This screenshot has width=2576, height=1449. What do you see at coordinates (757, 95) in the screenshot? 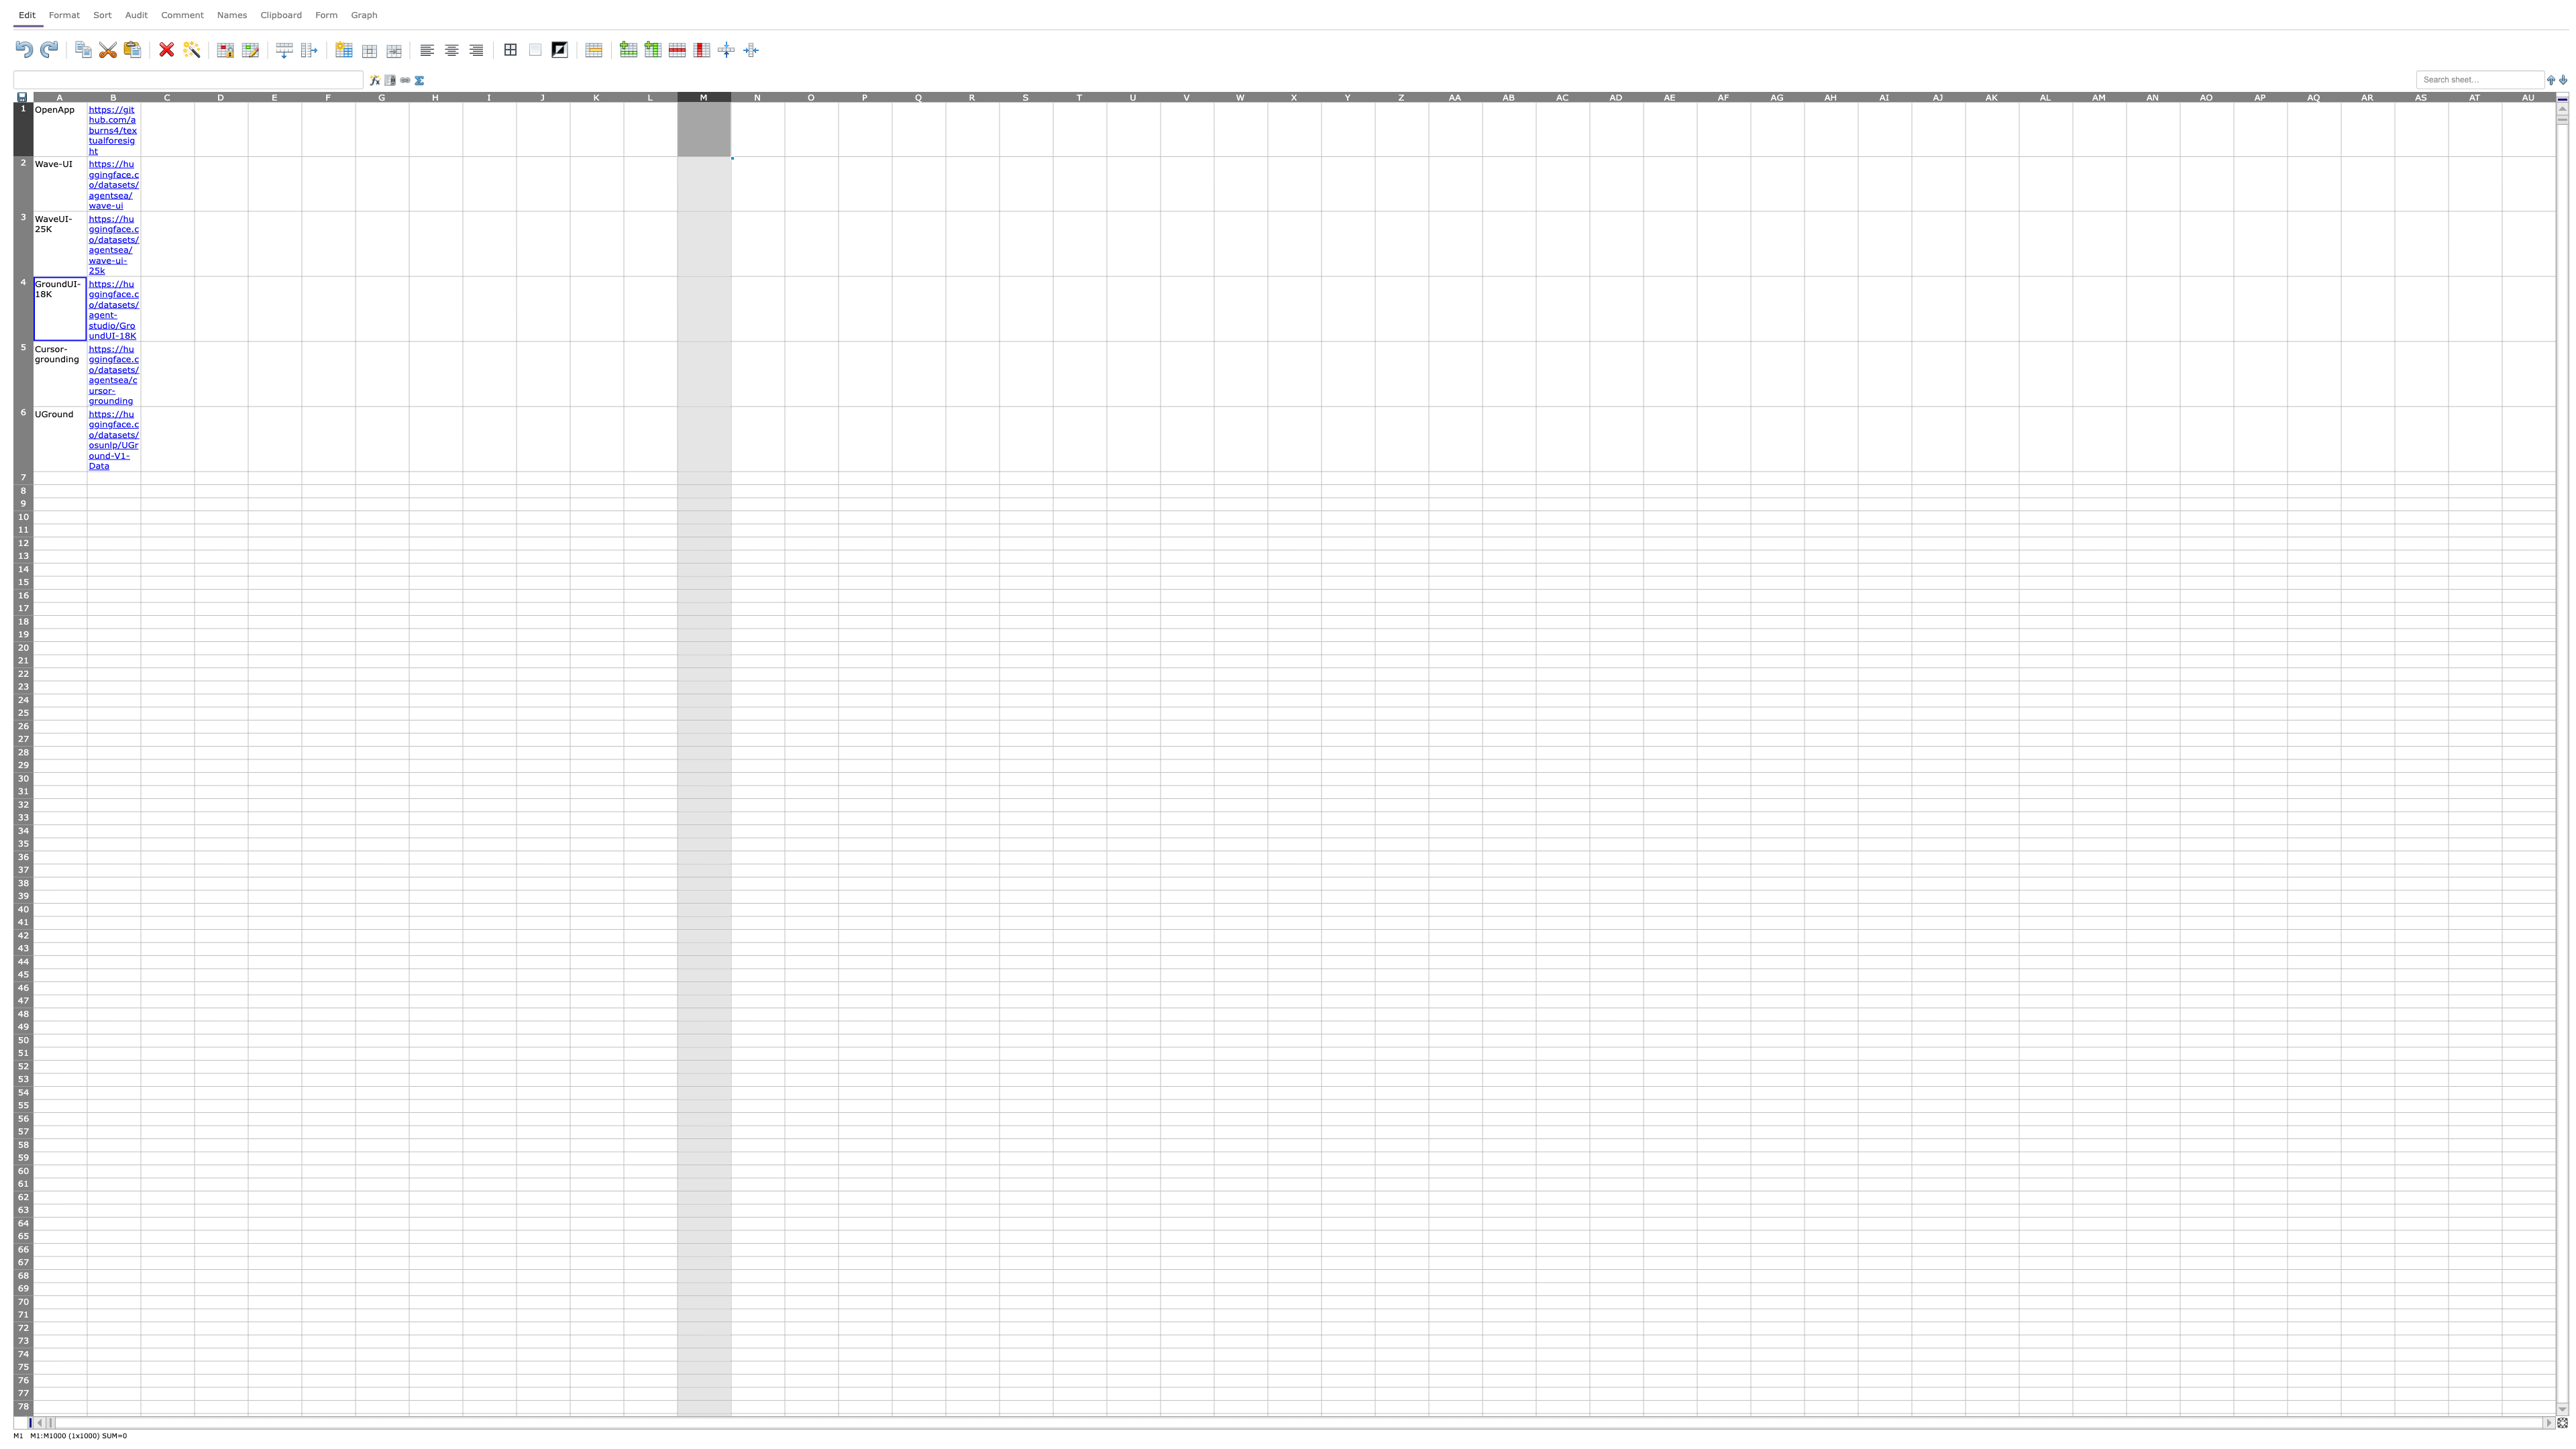
I see `to select column N` at bounding box center [757, 95].